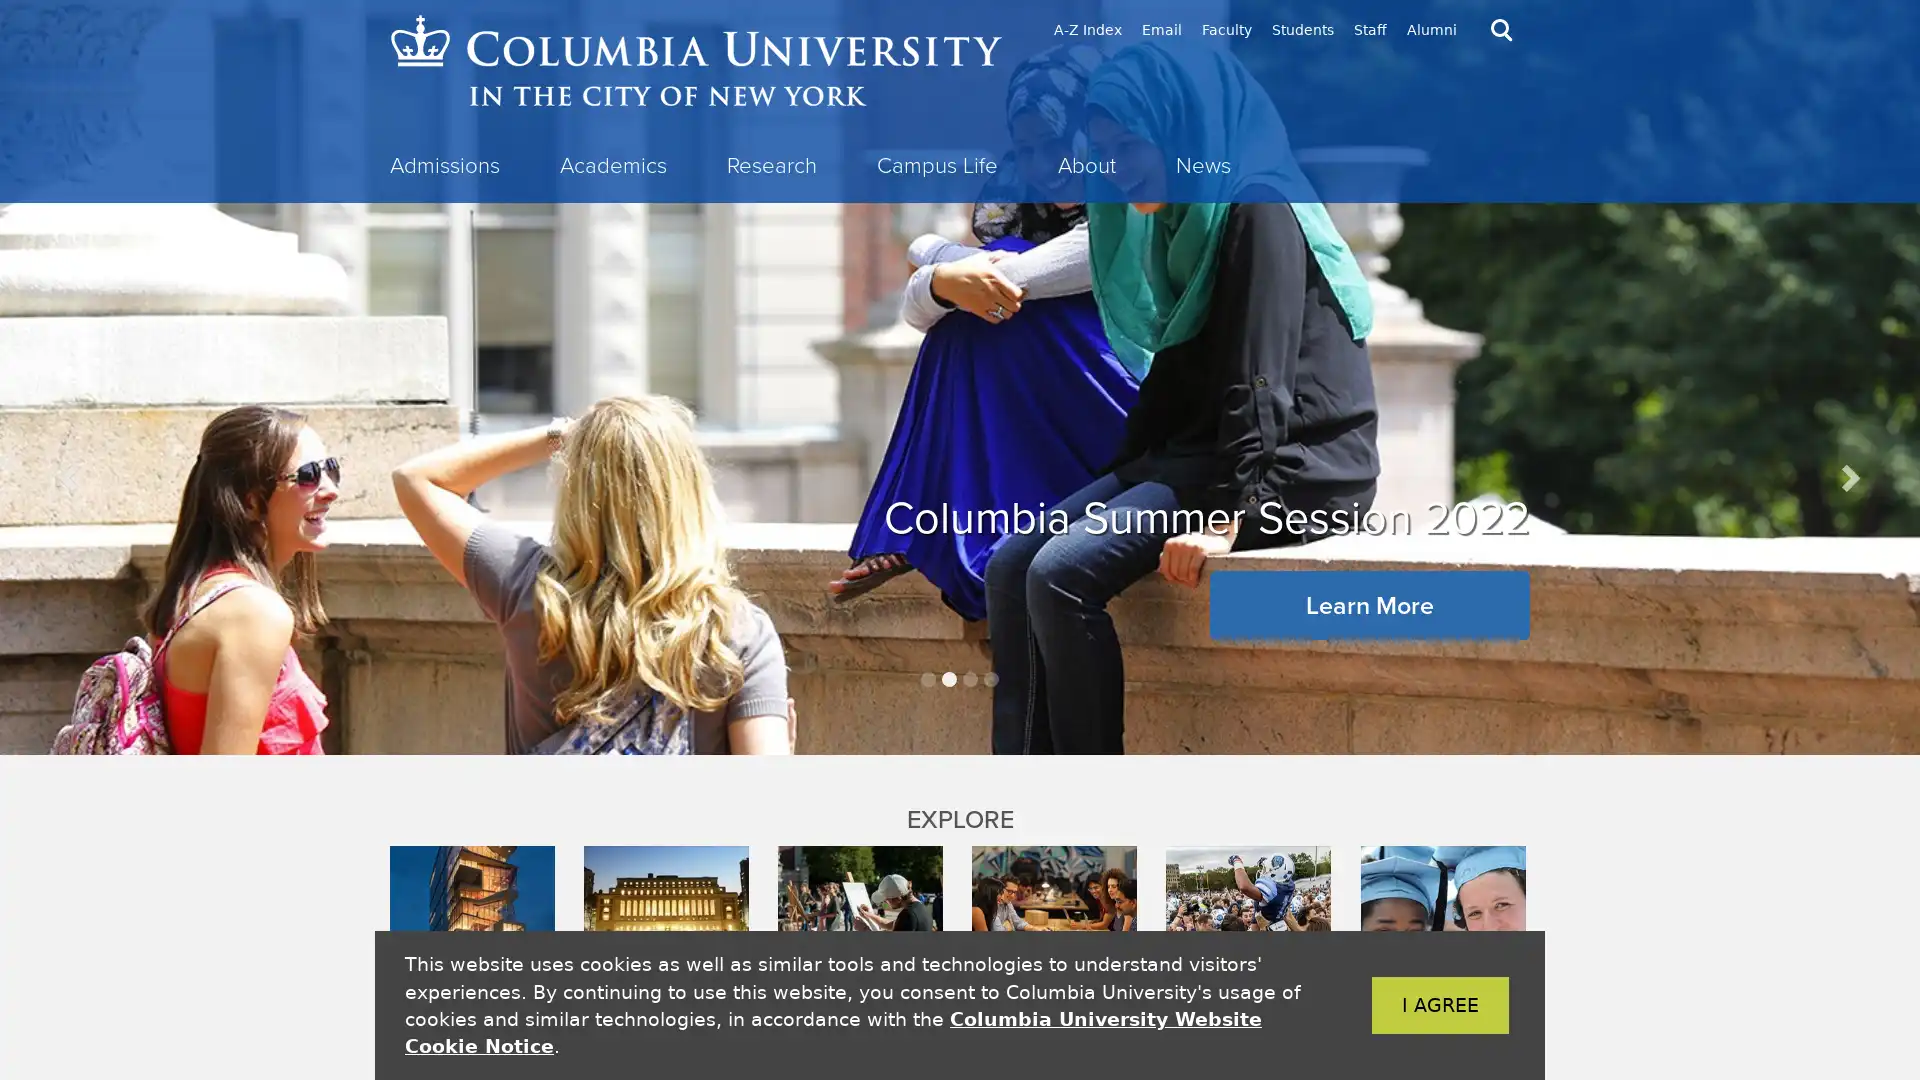 The image size is (1920, 1080). Describe the element at coordinates (71, 477) in the screenshot. I see `Previous` at that location.